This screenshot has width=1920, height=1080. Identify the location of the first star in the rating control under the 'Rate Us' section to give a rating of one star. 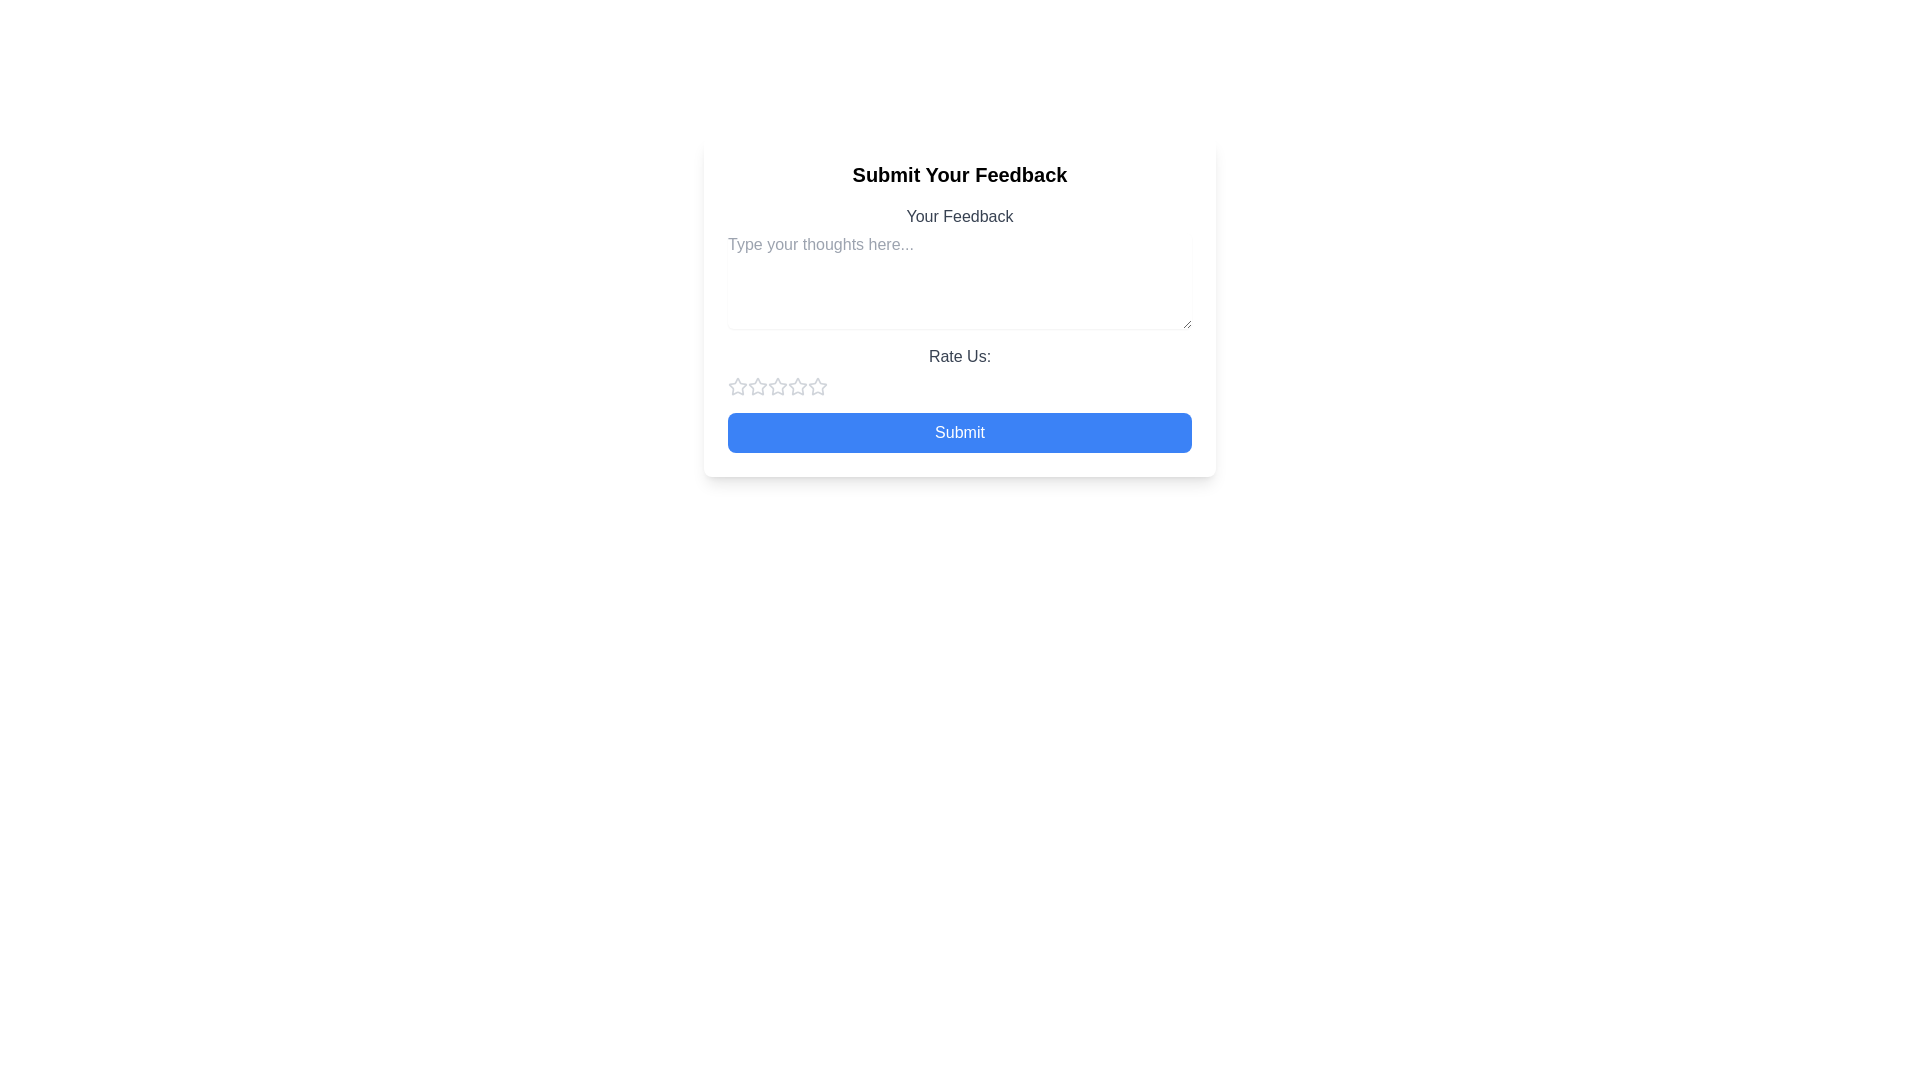
(757, 386).